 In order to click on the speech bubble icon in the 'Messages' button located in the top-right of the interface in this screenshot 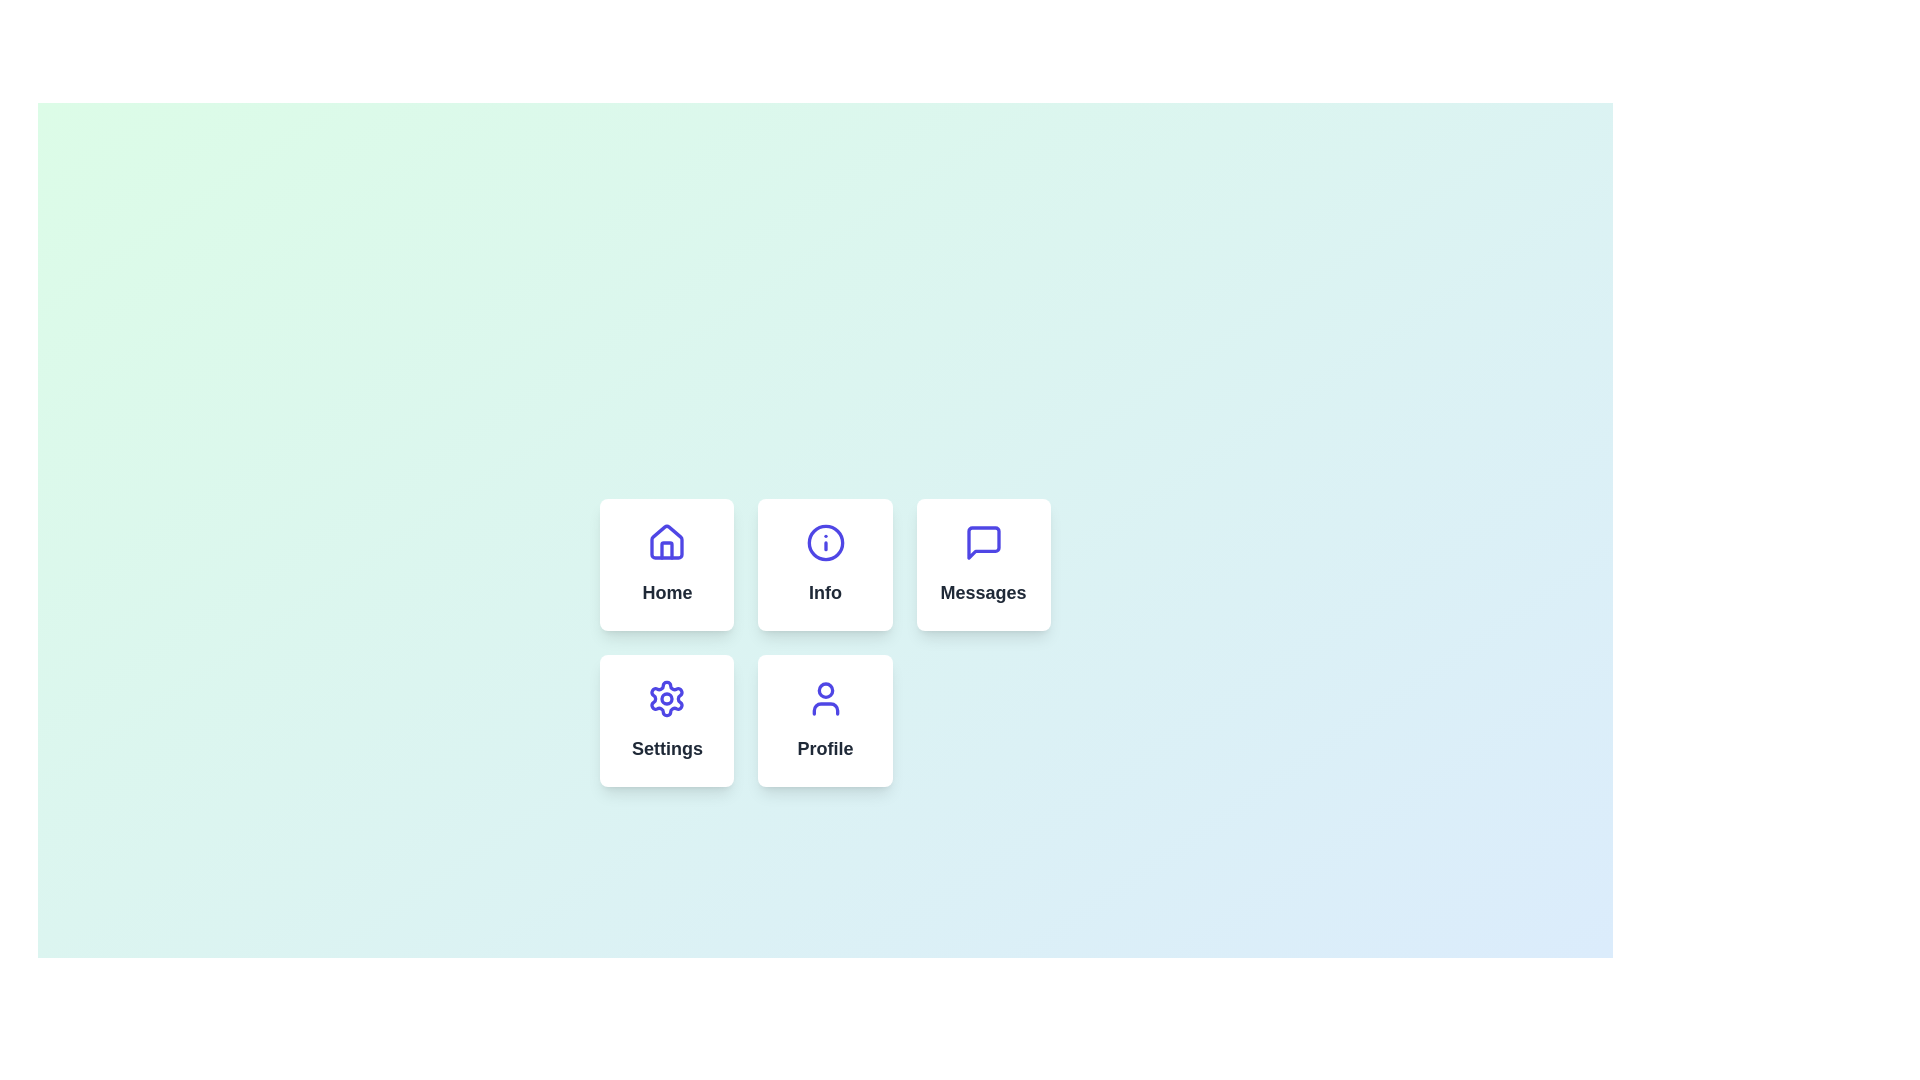, I will do `click(983, 543)`.